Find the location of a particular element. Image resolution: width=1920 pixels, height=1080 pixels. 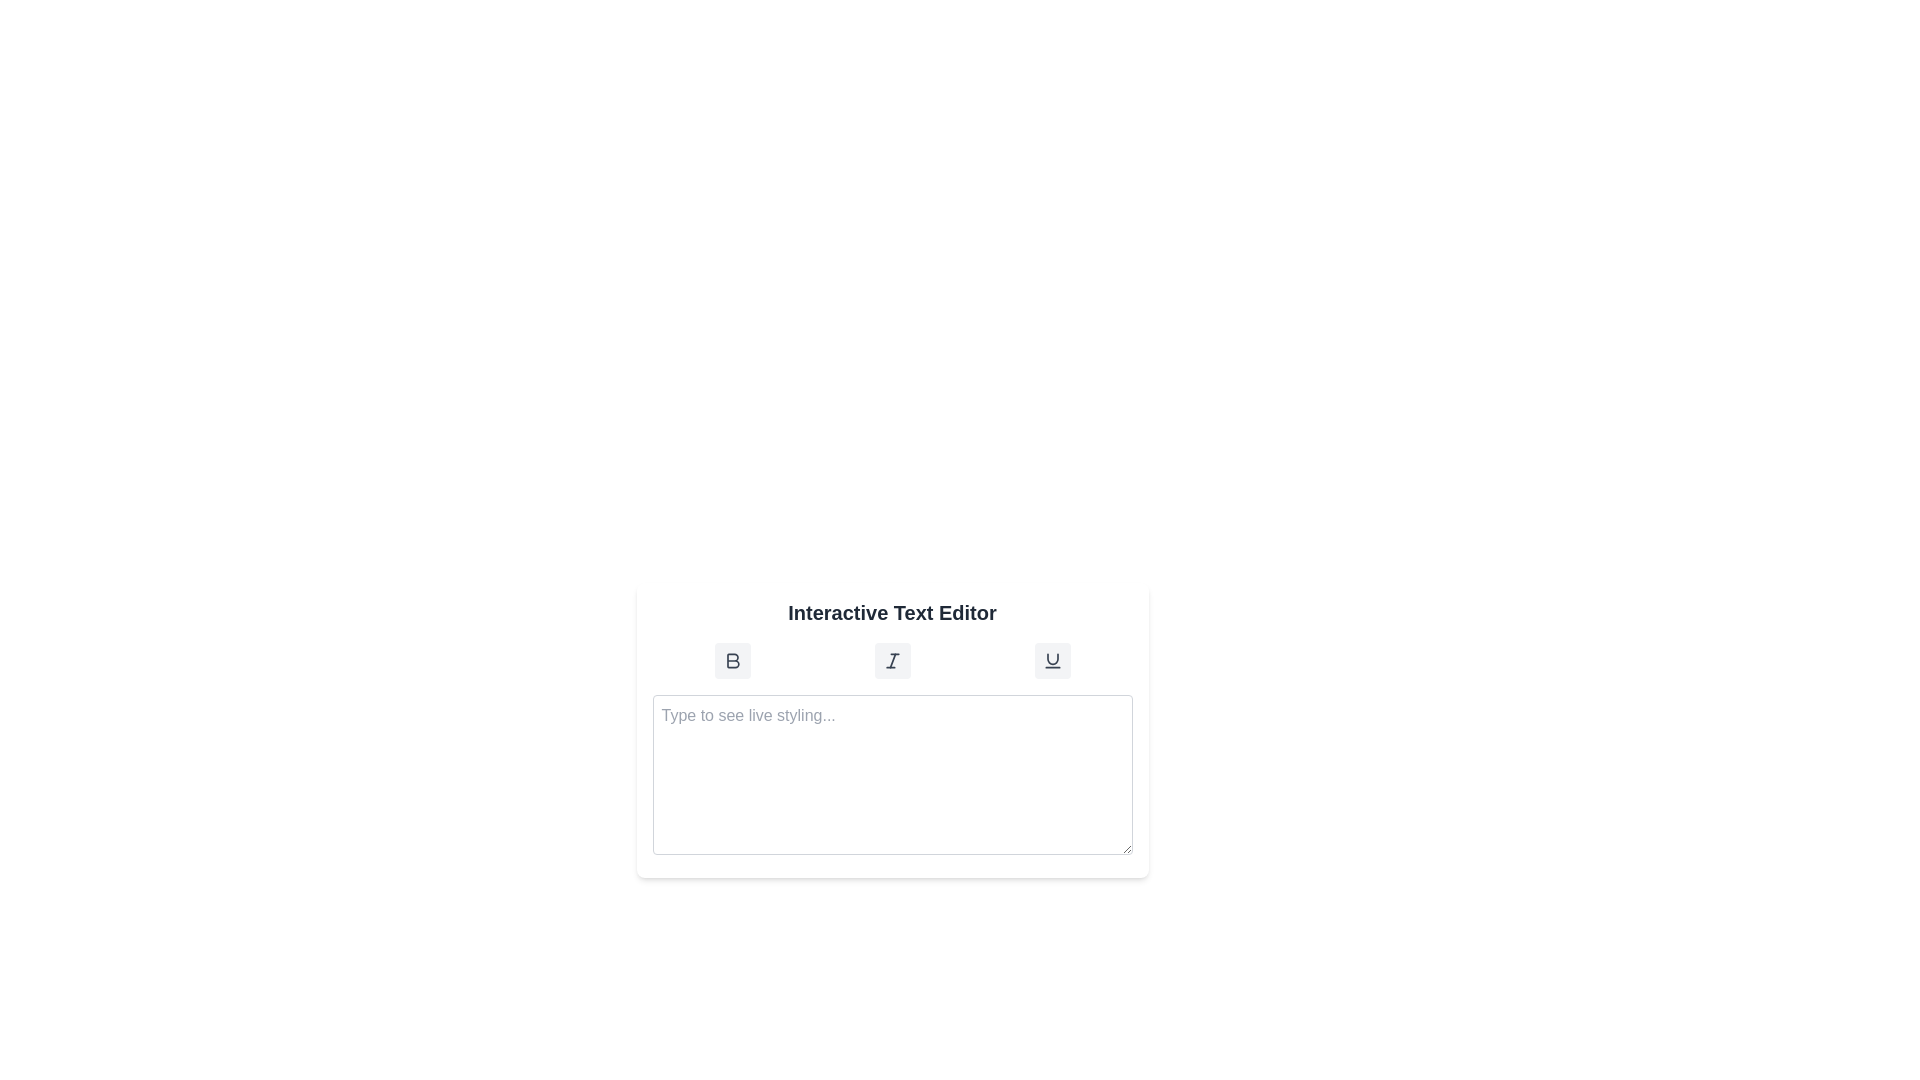

the decorative detail of the italic formatting icon, which is centrally positioned among the bold and underline icons is located at coordinates (891, 660).